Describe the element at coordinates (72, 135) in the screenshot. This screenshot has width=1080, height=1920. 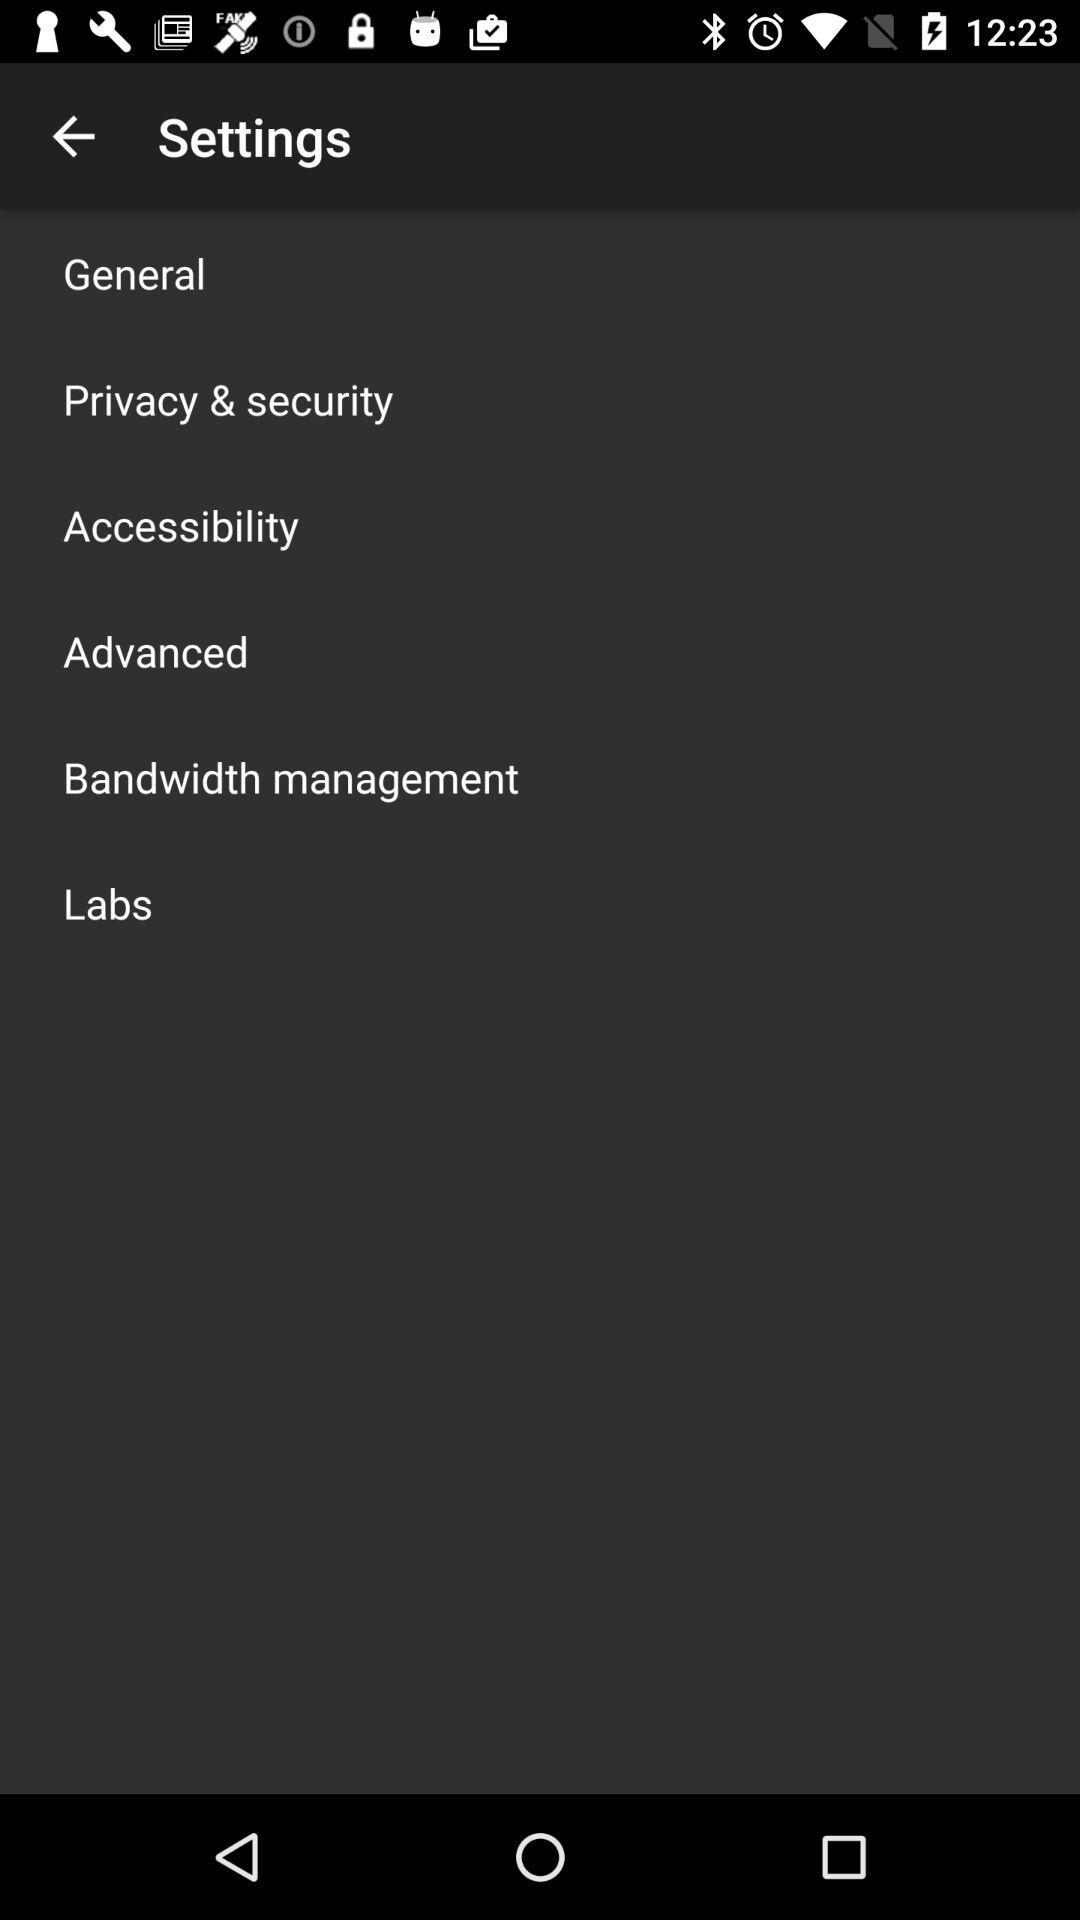
I see `the app above the general item` at that location.